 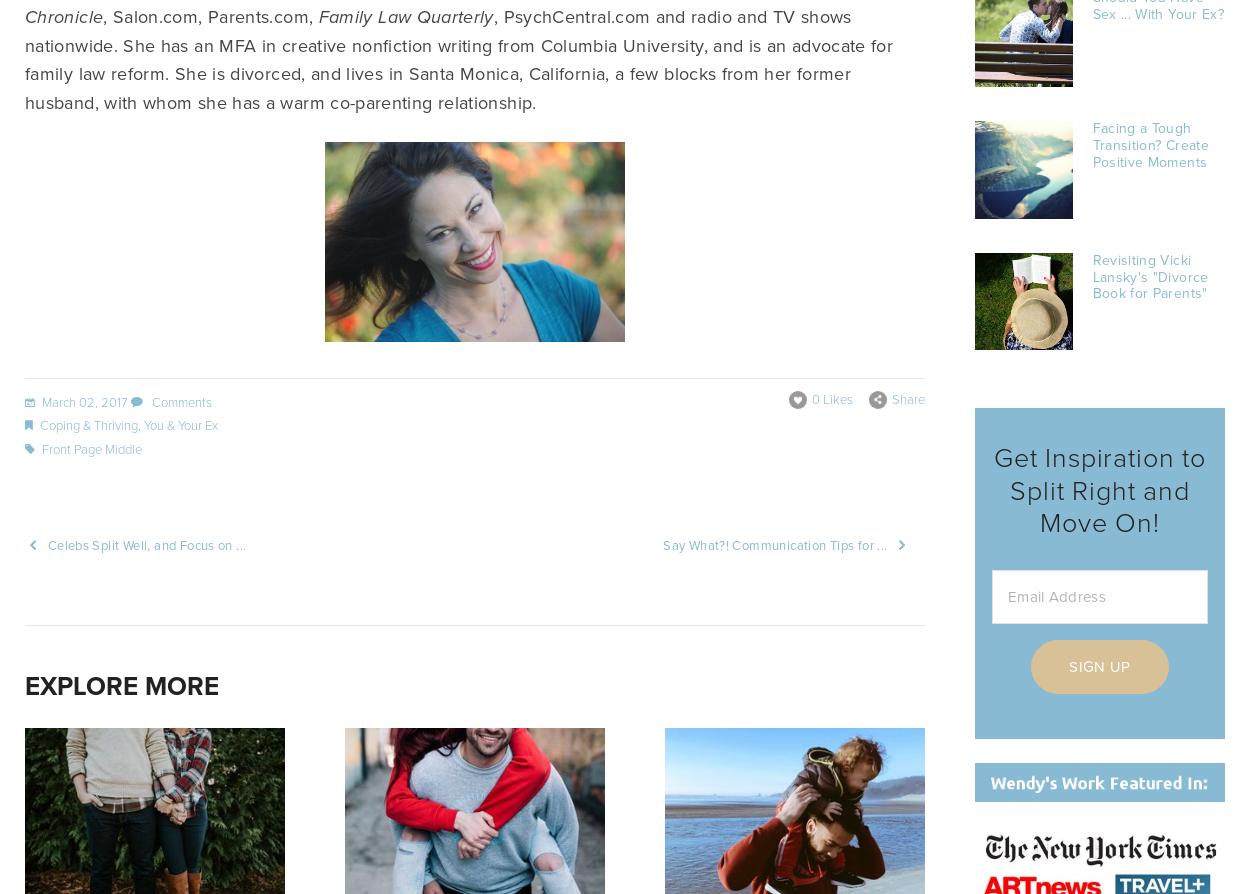 I want to click on 'Coping & Thriving', so click(x=87, y=424).